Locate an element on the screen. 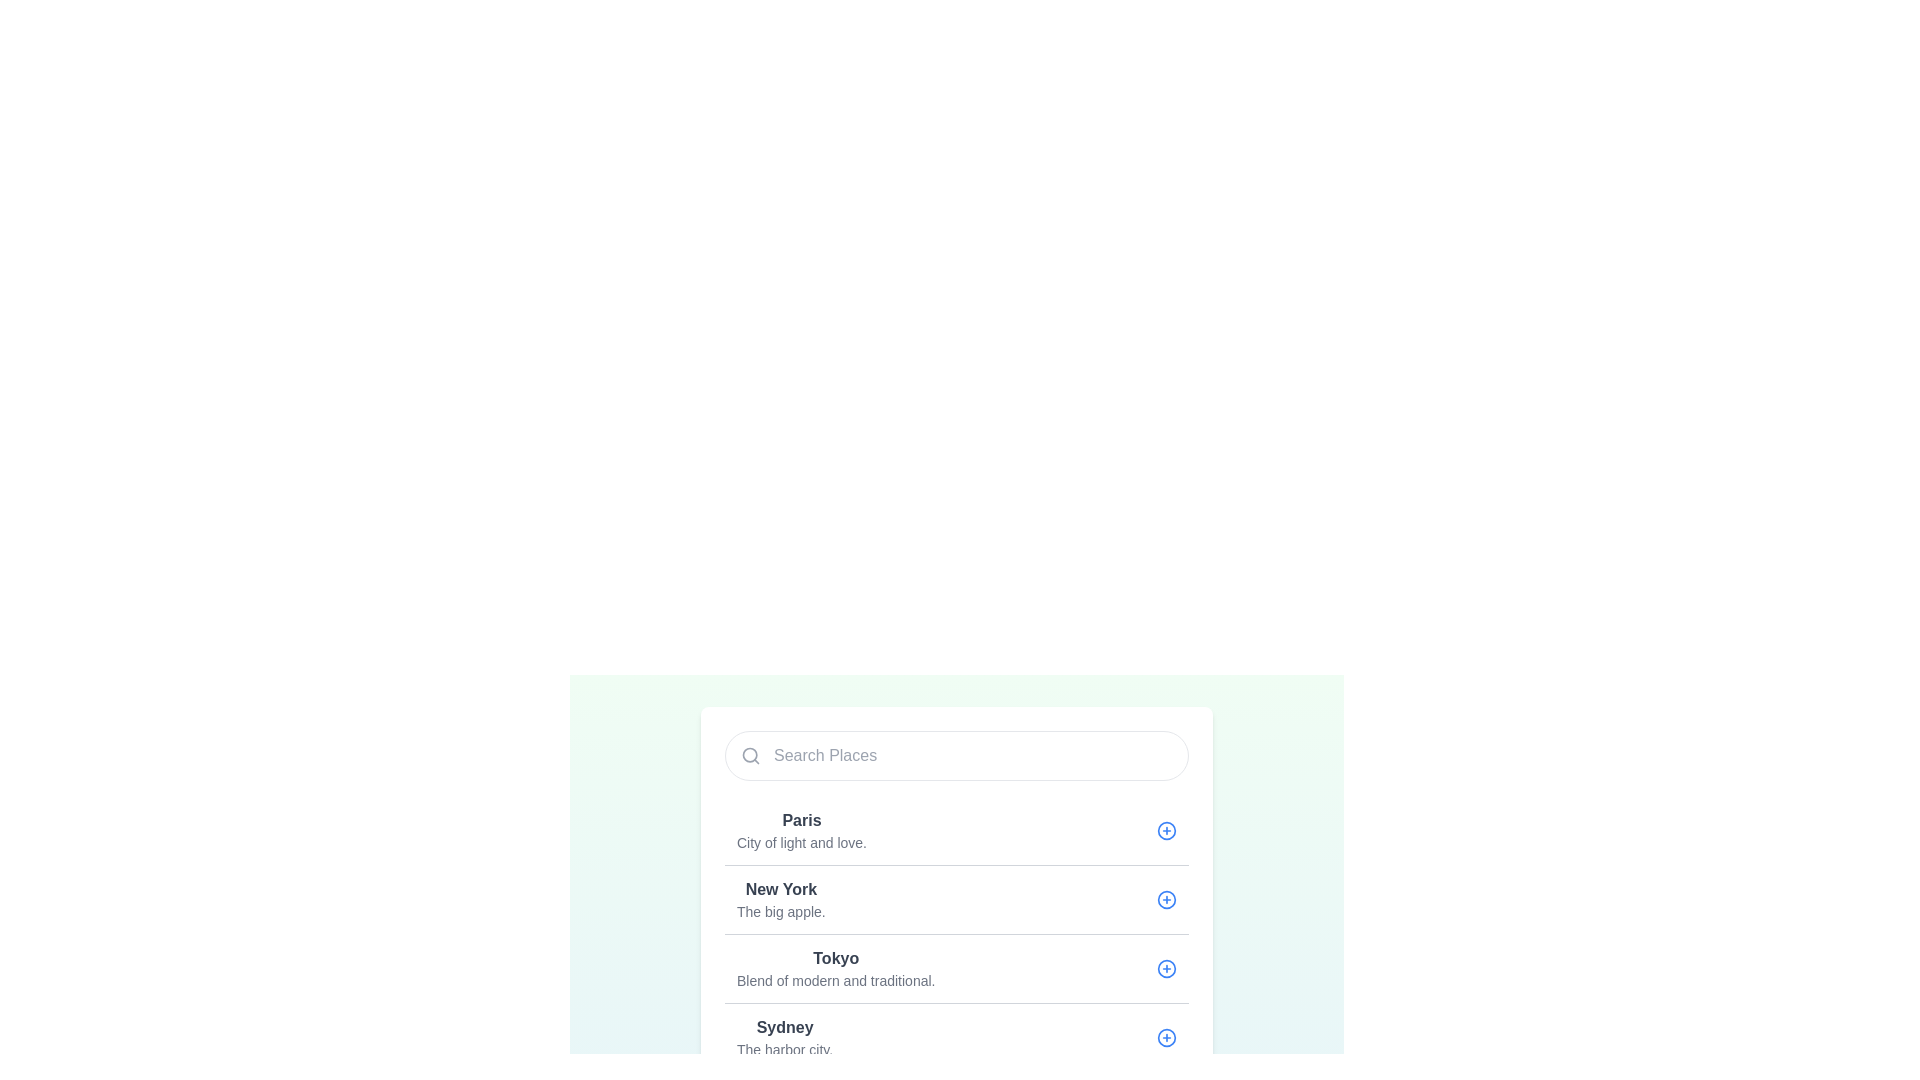 The height and width of the screenshot is (1080, 1920). textual content of the Text Label displaying 'The harbor city.' located below the heading 'Sydney' in the 'Places' section is located at coordinates (784, 1048).